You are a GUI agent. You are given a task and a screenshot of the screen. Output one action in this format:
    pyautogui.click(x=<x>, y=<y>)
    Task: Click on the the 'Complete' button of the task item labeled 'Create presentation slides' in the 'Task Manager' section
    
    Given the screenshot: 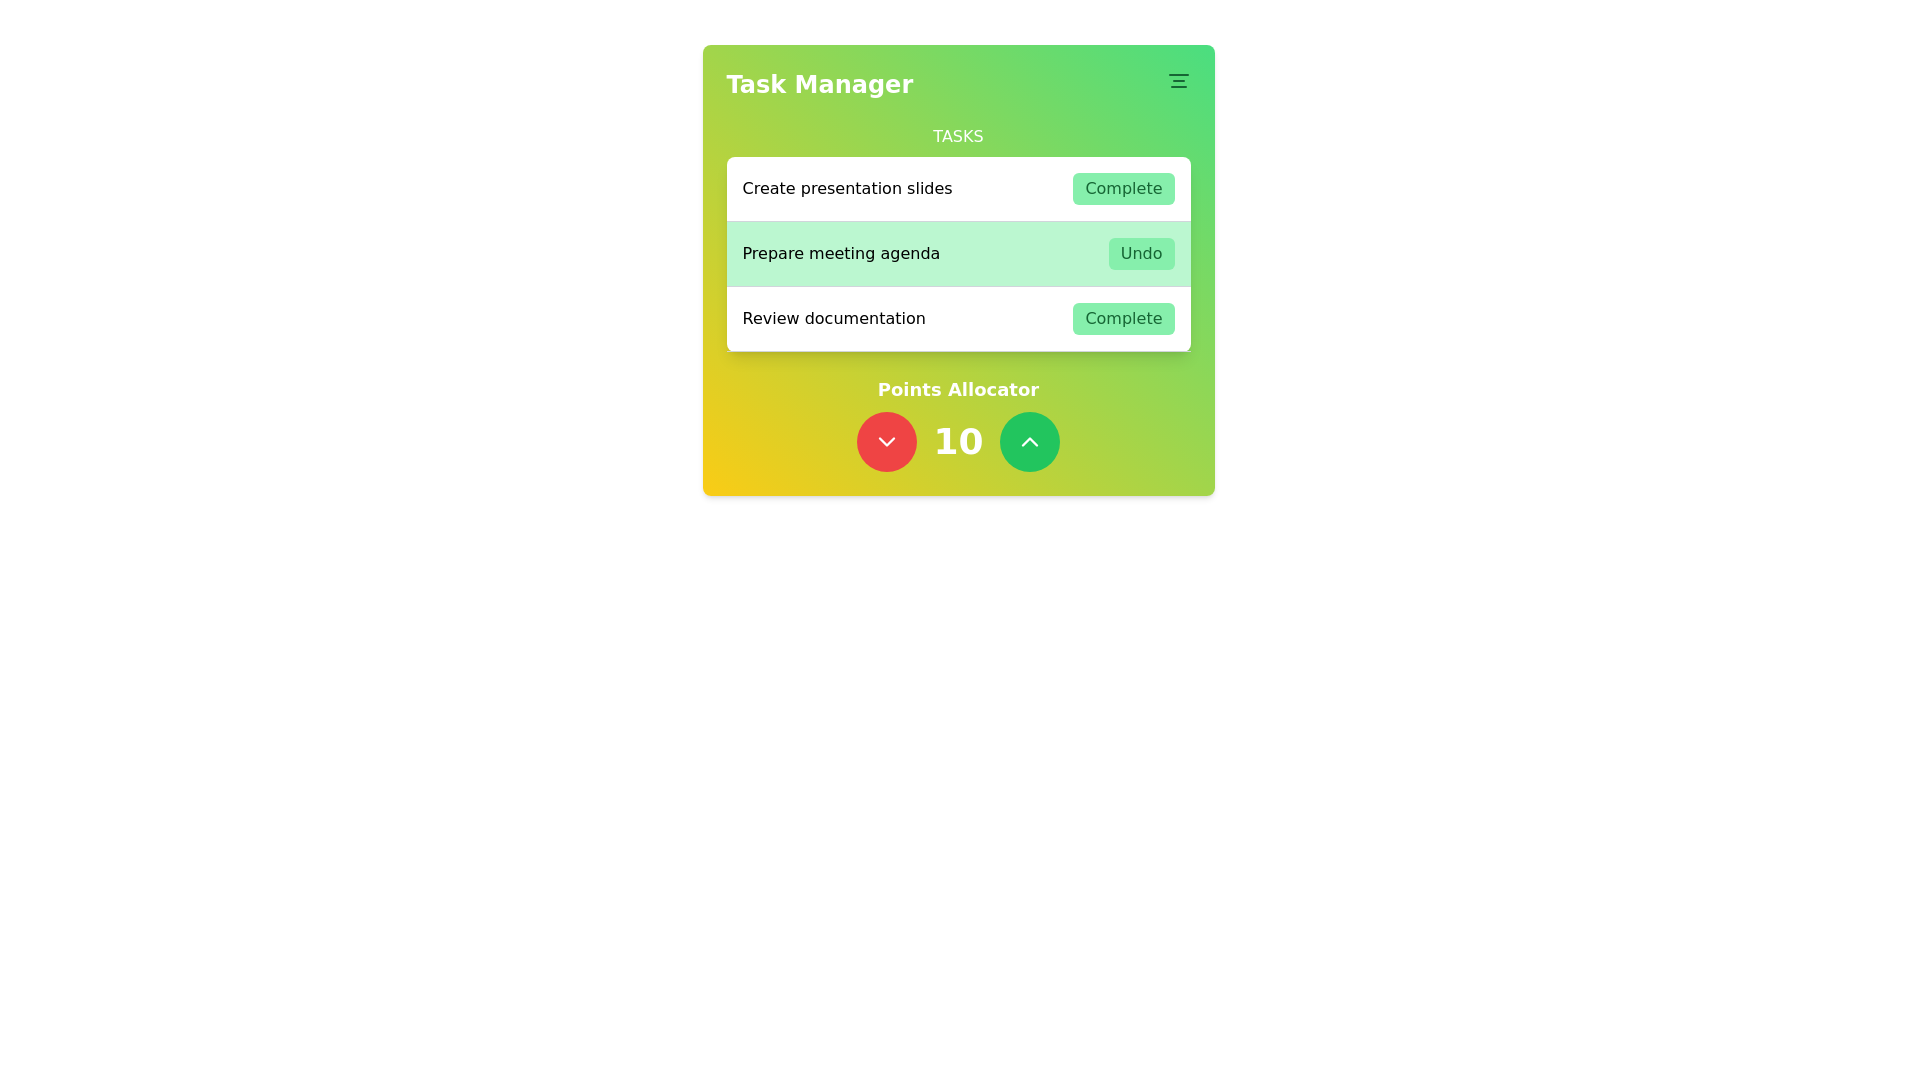 What is the action you would take?
    pyautogui.click(x=957, y=189)
    